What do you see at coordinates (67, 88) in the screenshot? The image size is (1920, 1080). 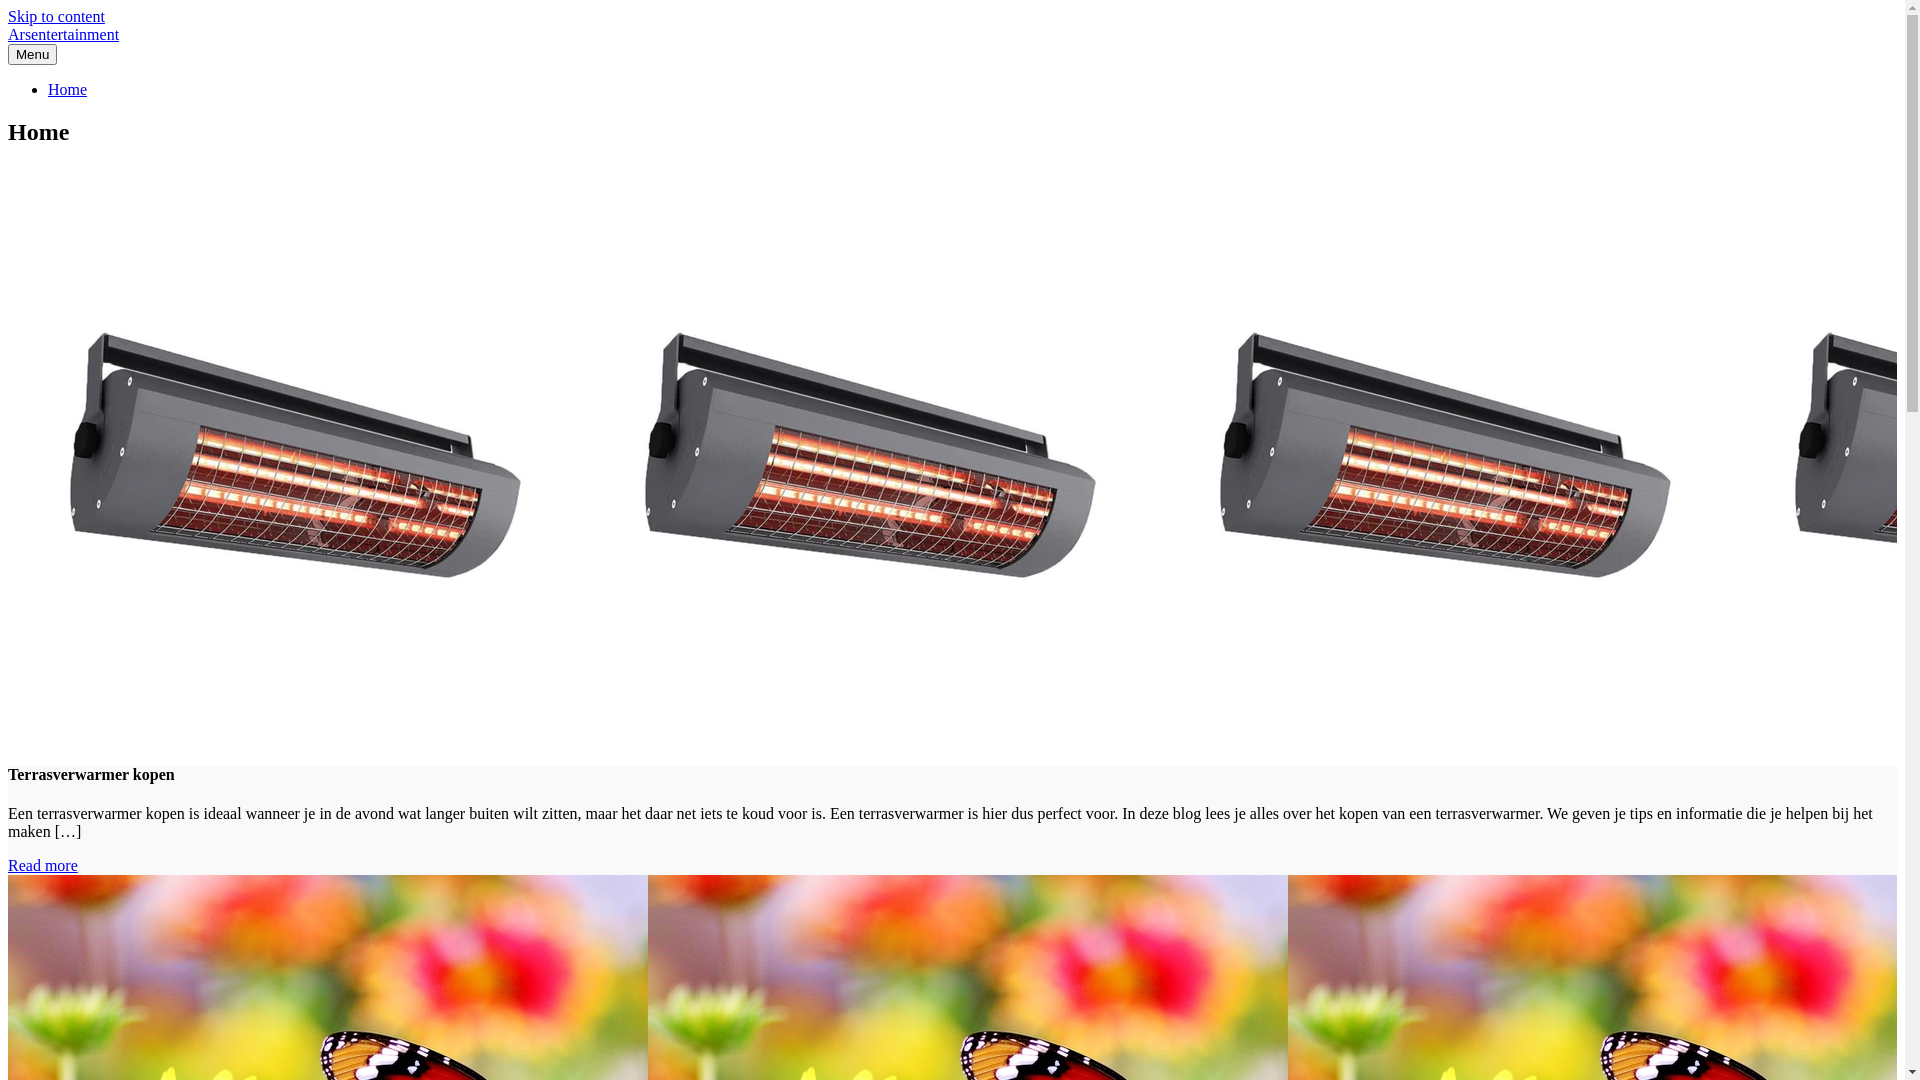 I see `'Home'` at bounding box center [67, 88].